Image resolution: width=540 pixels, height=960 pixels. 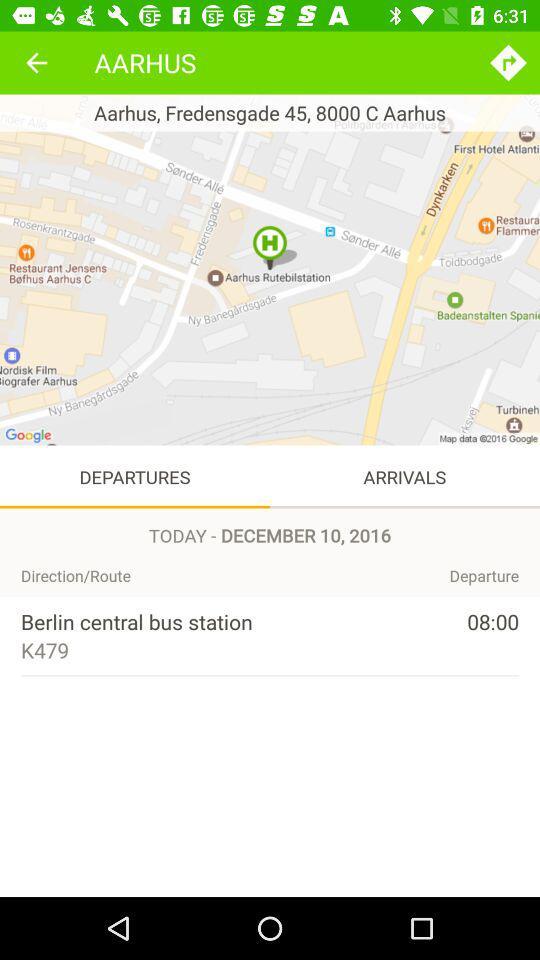 What do you see at coordinates (508, 62) in the screenshot?
I see `the item to the right of aarhus icon` at bounding box center [508, 62].